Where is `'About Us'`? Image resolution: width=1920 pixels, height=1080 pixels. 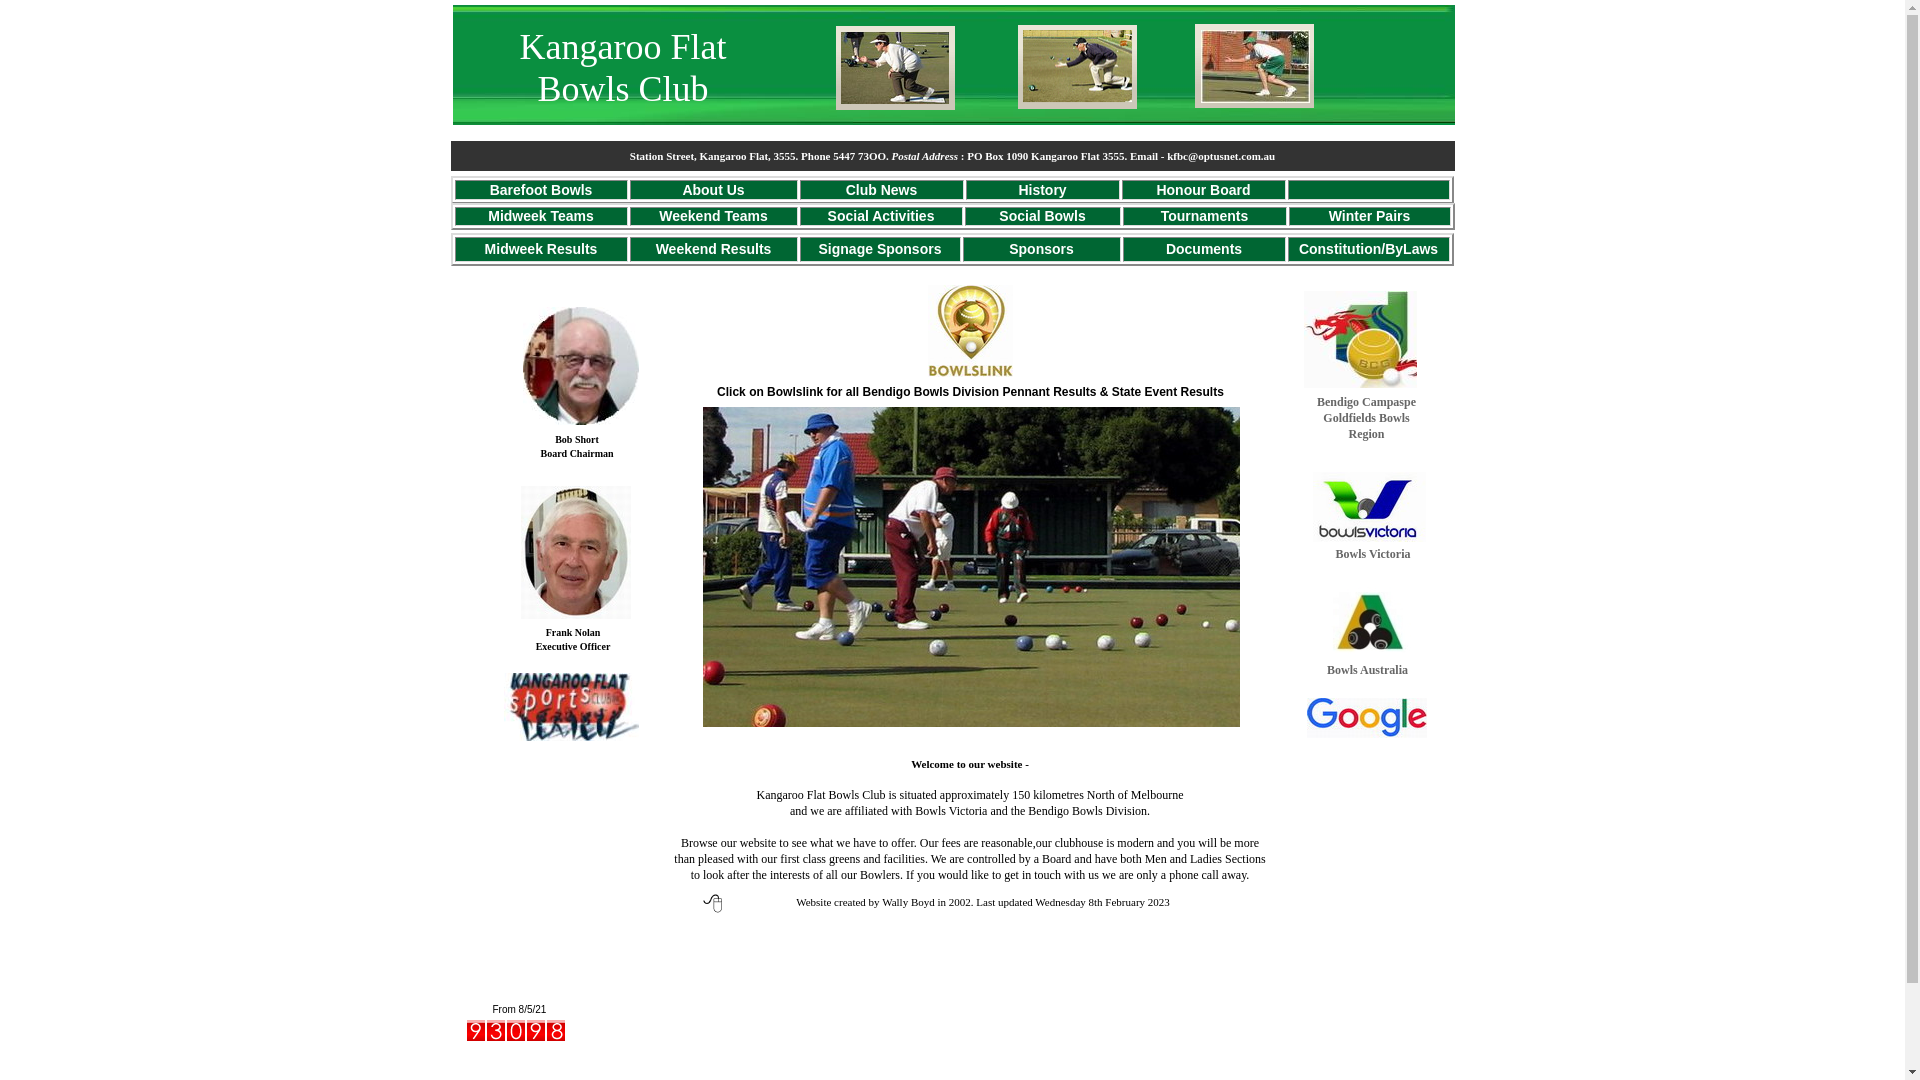
'About Us' is located at coordinates (681, 188).